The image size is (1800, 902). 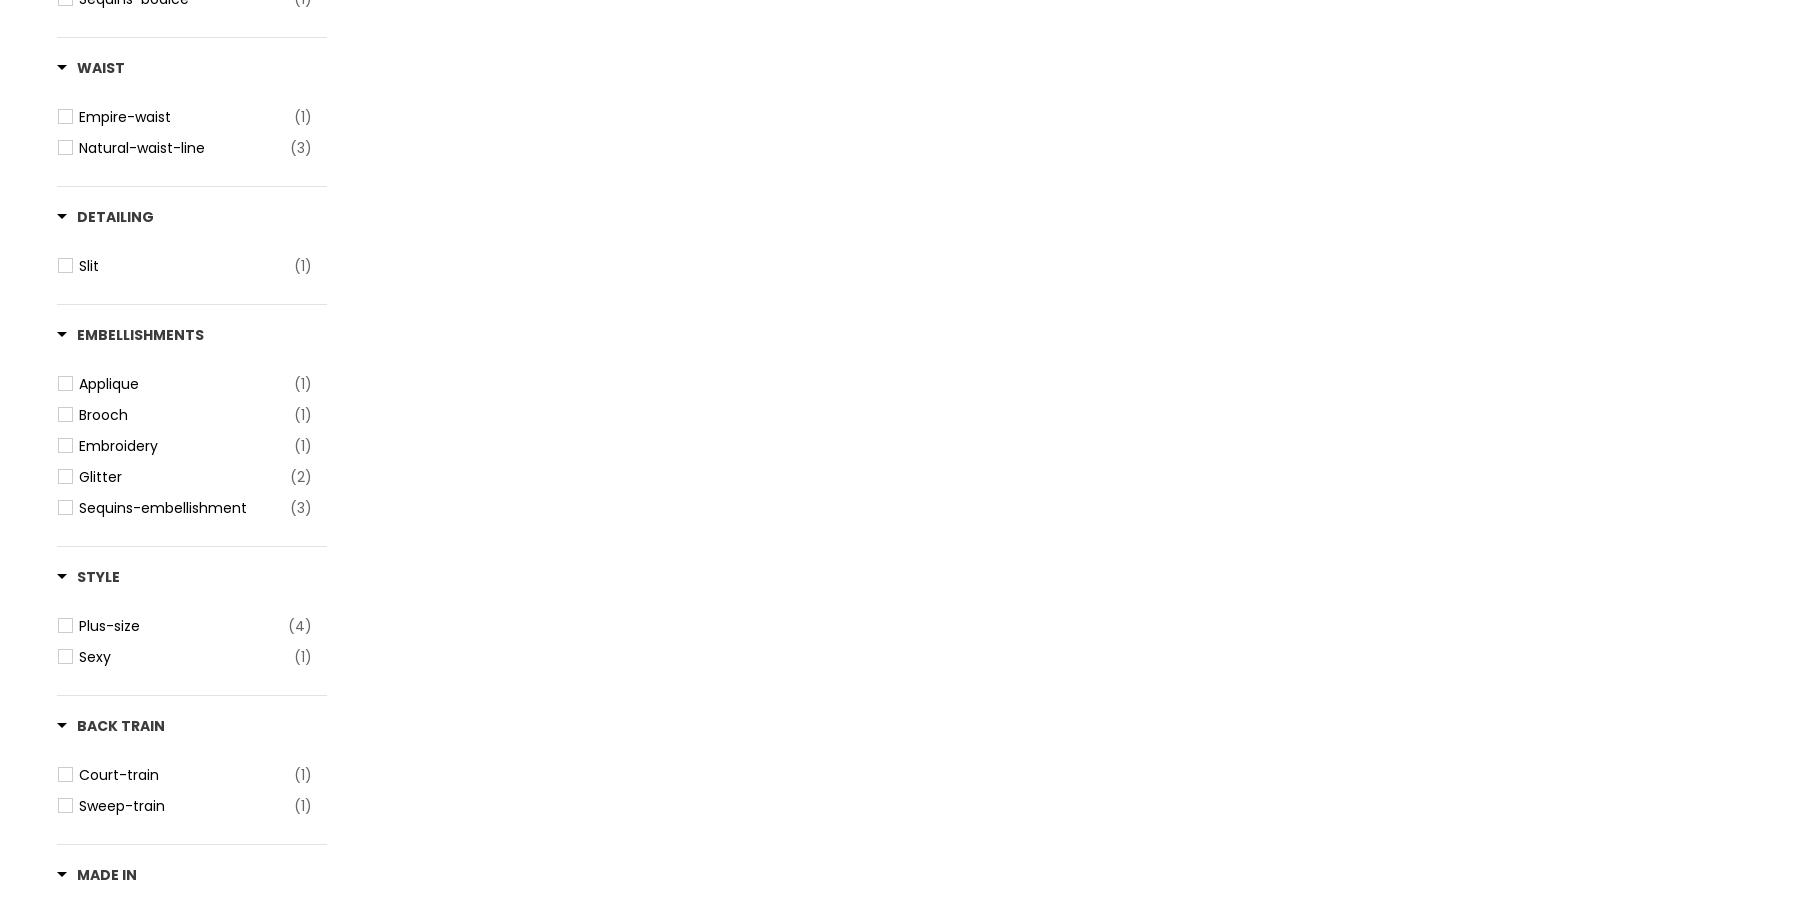 I want to click on 'Sequins-embellishment', so click(x=163, y=507).